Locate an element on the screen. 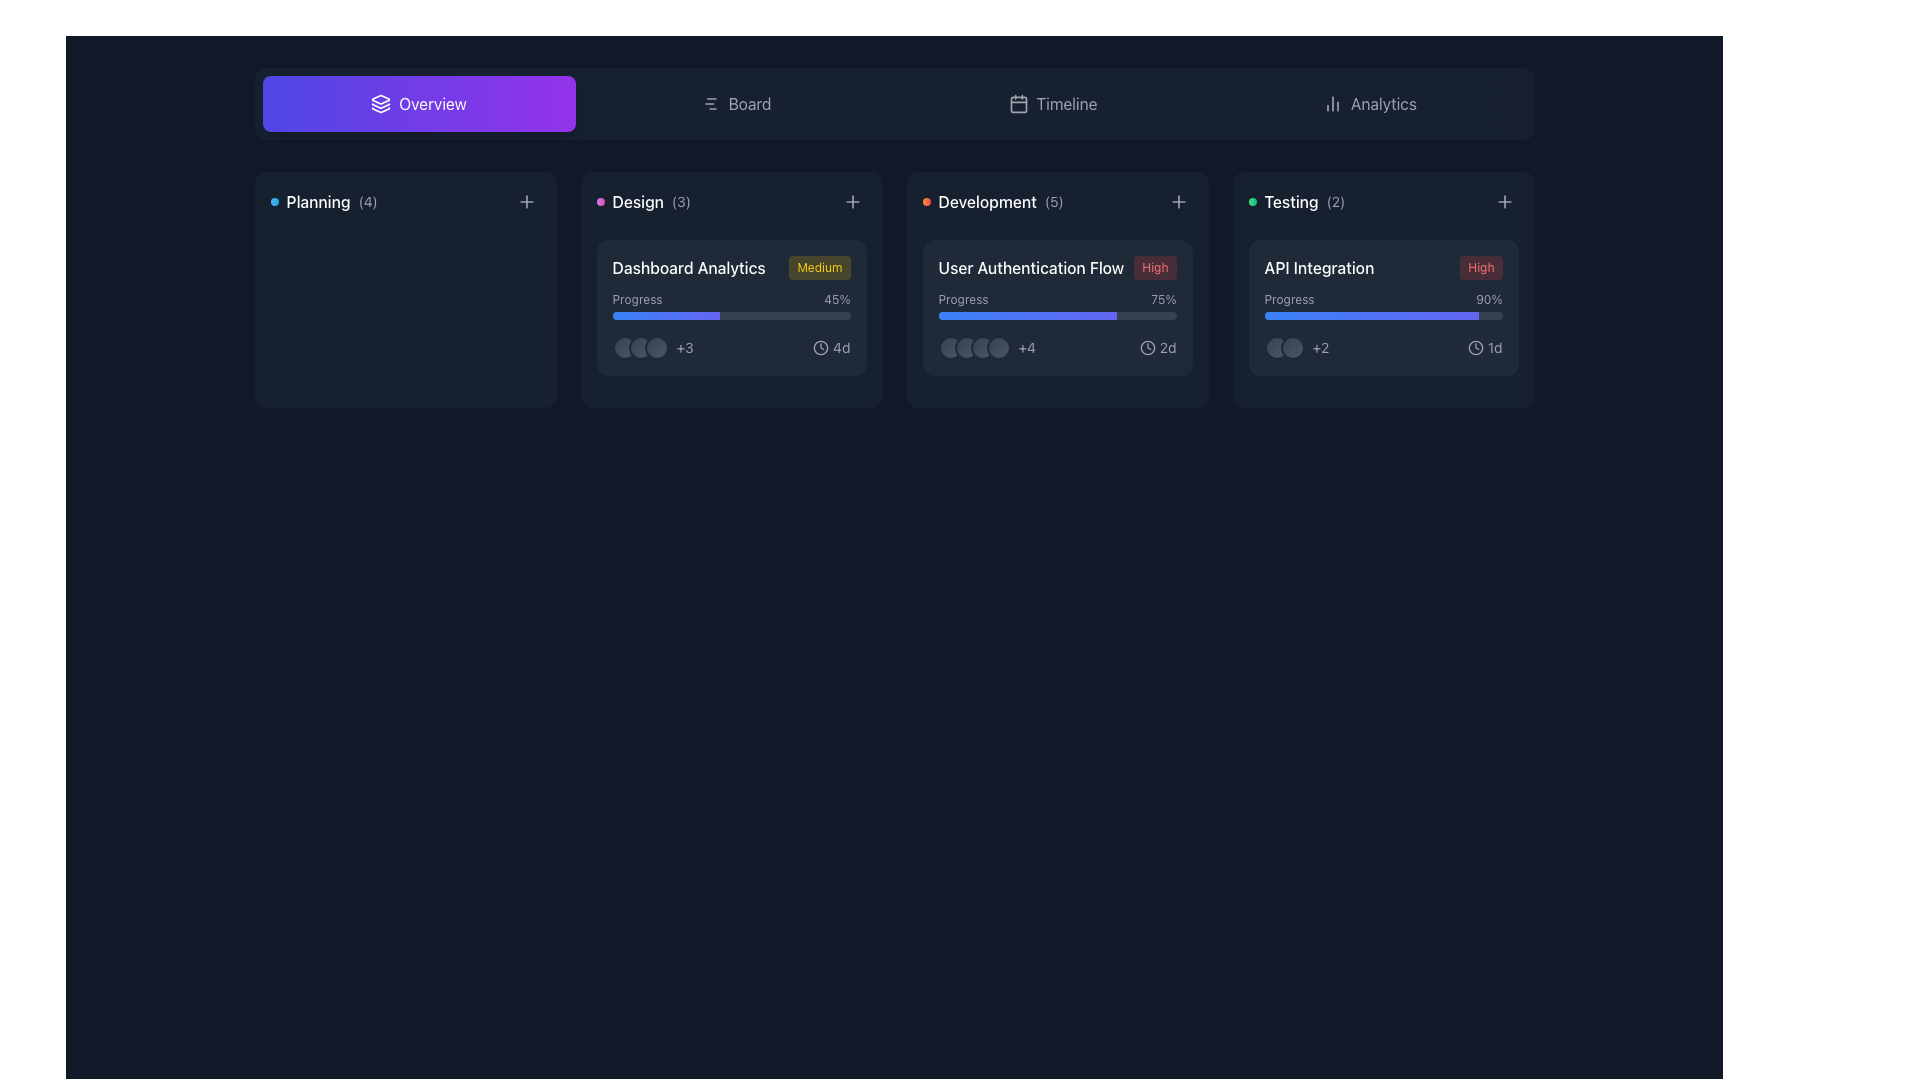  'Development' section element, which appears below the 'Development' header and indicates a count of 5 items is located at coordinates (993, 201).